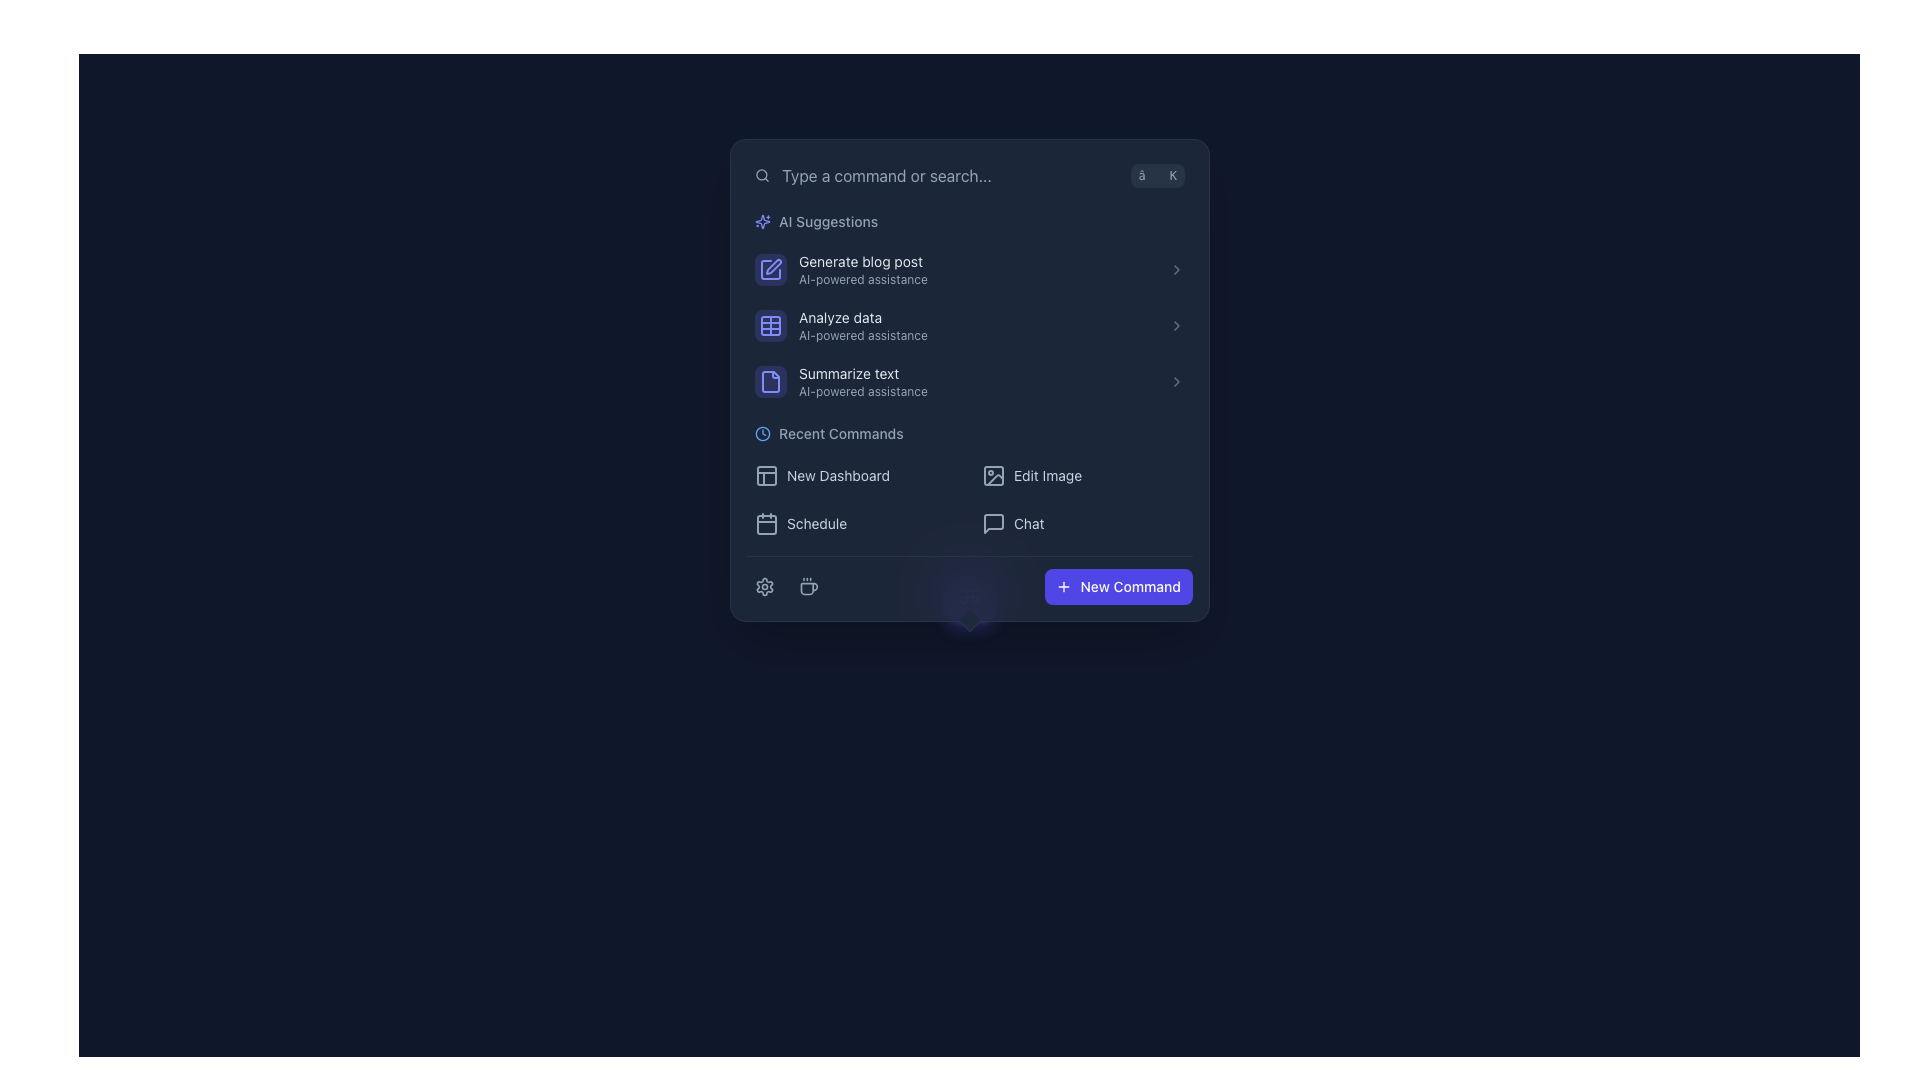  What do you see at coordinates (969, 499) in the screenshot?
I see `the 'Chat' option in the Grid of interactive menu items located in the 'Recent Commands' section, which is positioned below the 'AI Suggestions' list` at bounding box center [969, 499].